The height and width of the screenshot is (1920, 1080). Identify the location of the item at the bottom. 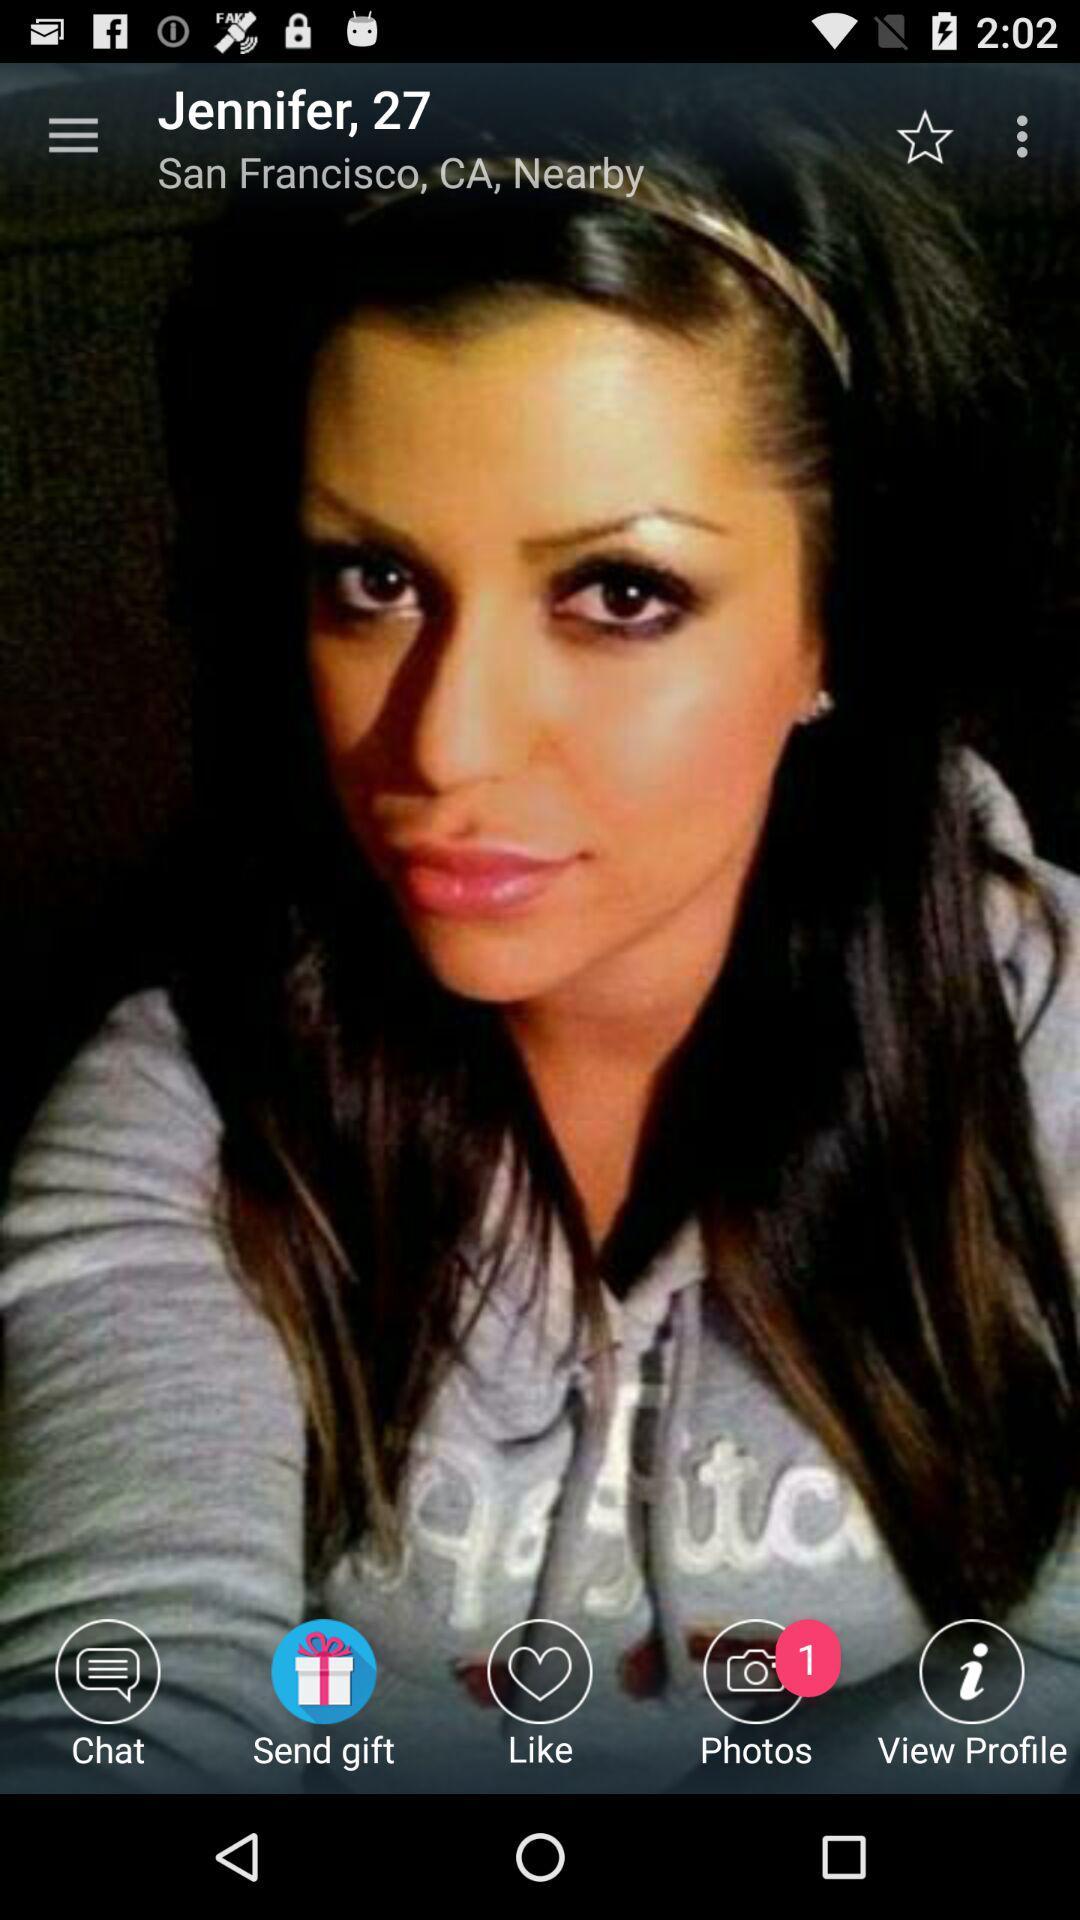
(540, 1705).